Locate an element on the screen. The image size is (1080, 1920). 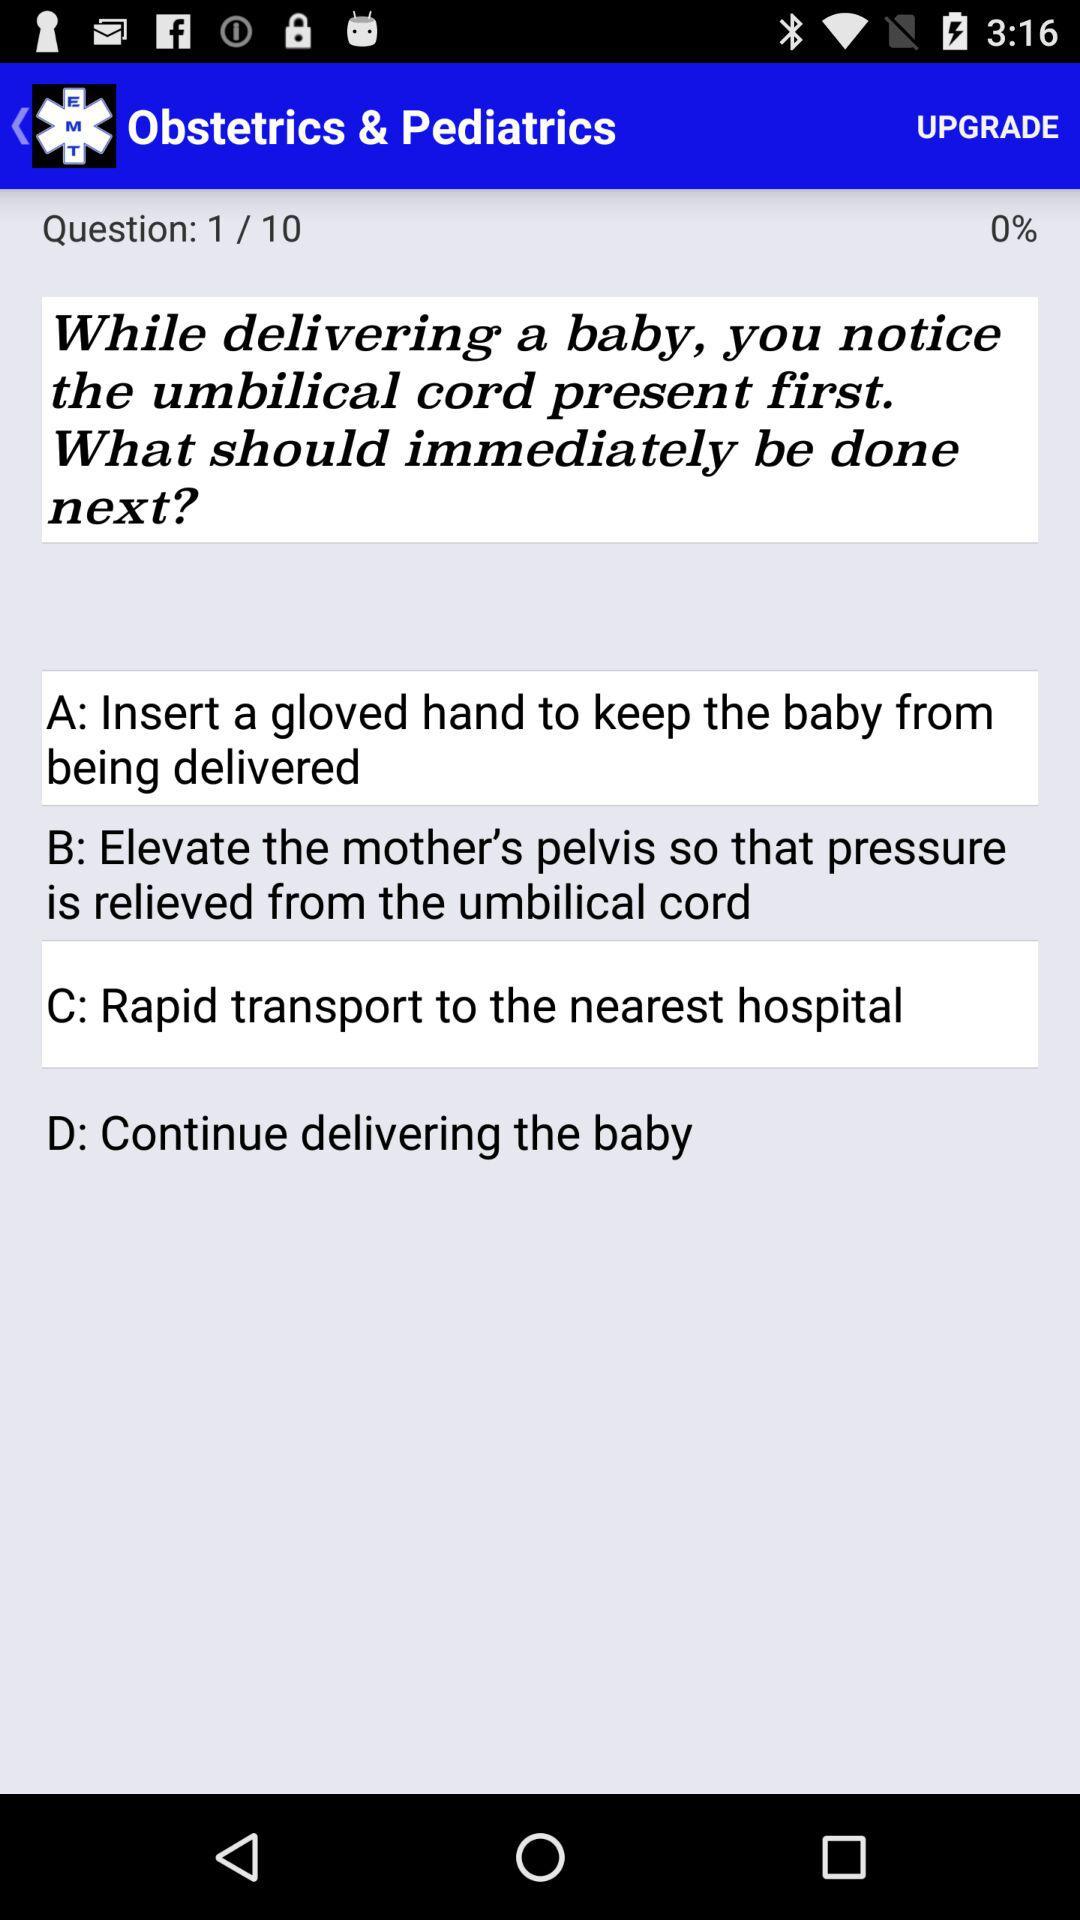
app is located at coordinates (540, 605).